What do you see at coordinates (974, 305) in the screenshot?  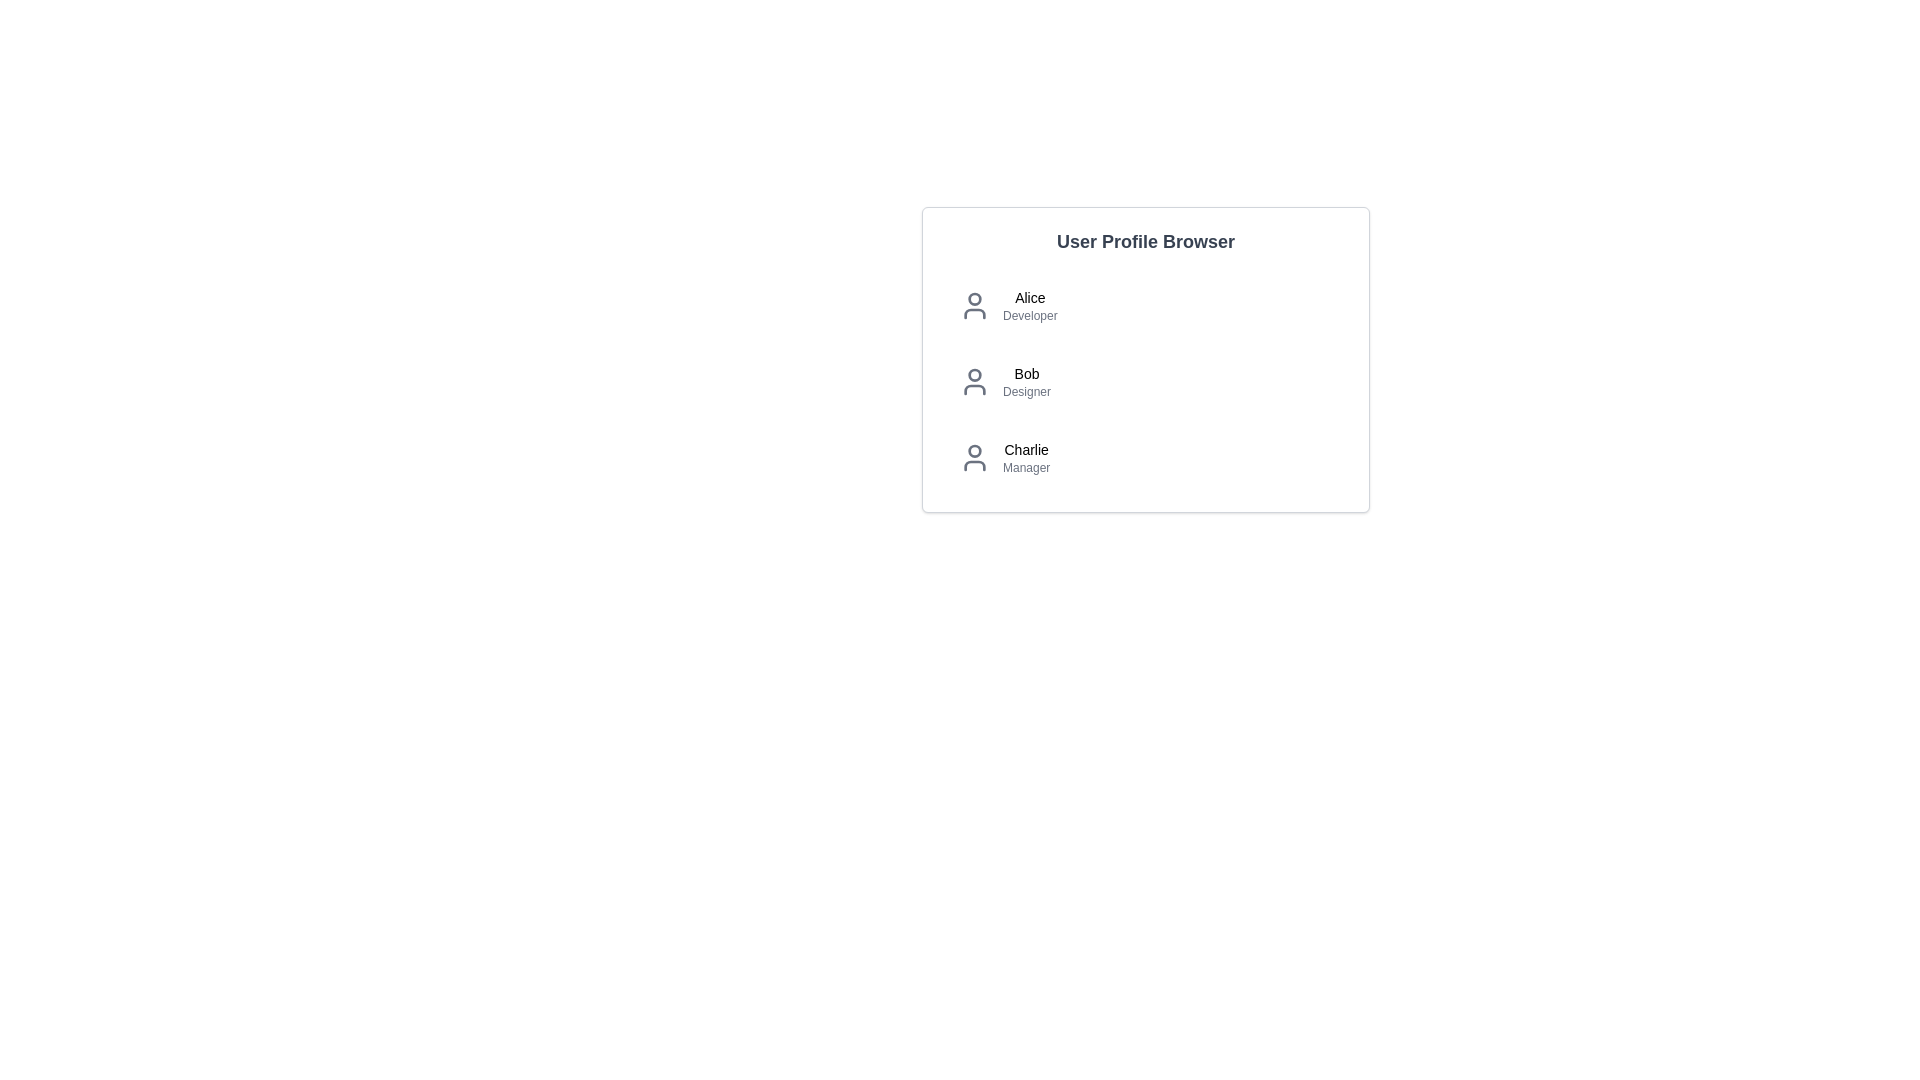 I see `the user profile icon for 'Alice Developer', which is positioned leftmost in the first user card in the 'User Profile Browser' section` at bounding box center [974, 305].